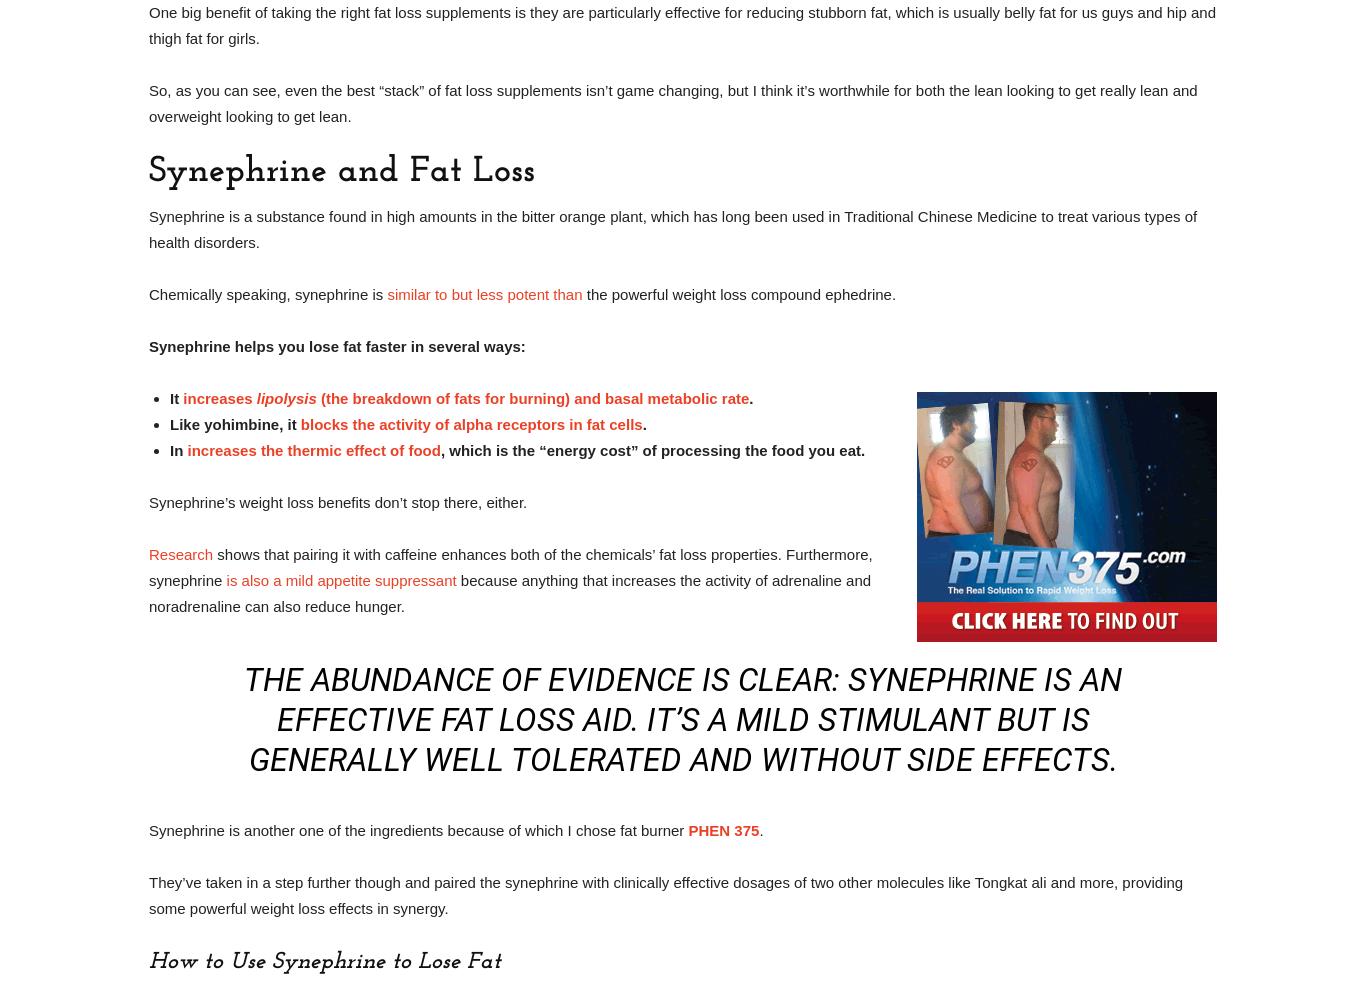 Image resolution: width=1366 pixels, height=988 pixels. Describe the element at coordinates (510, 567) in the screenshot. I see `'shows that pairing it with caffeine enhances both of the chemicals’ fat loss properties. Furthermore, synephrine'` at that location.